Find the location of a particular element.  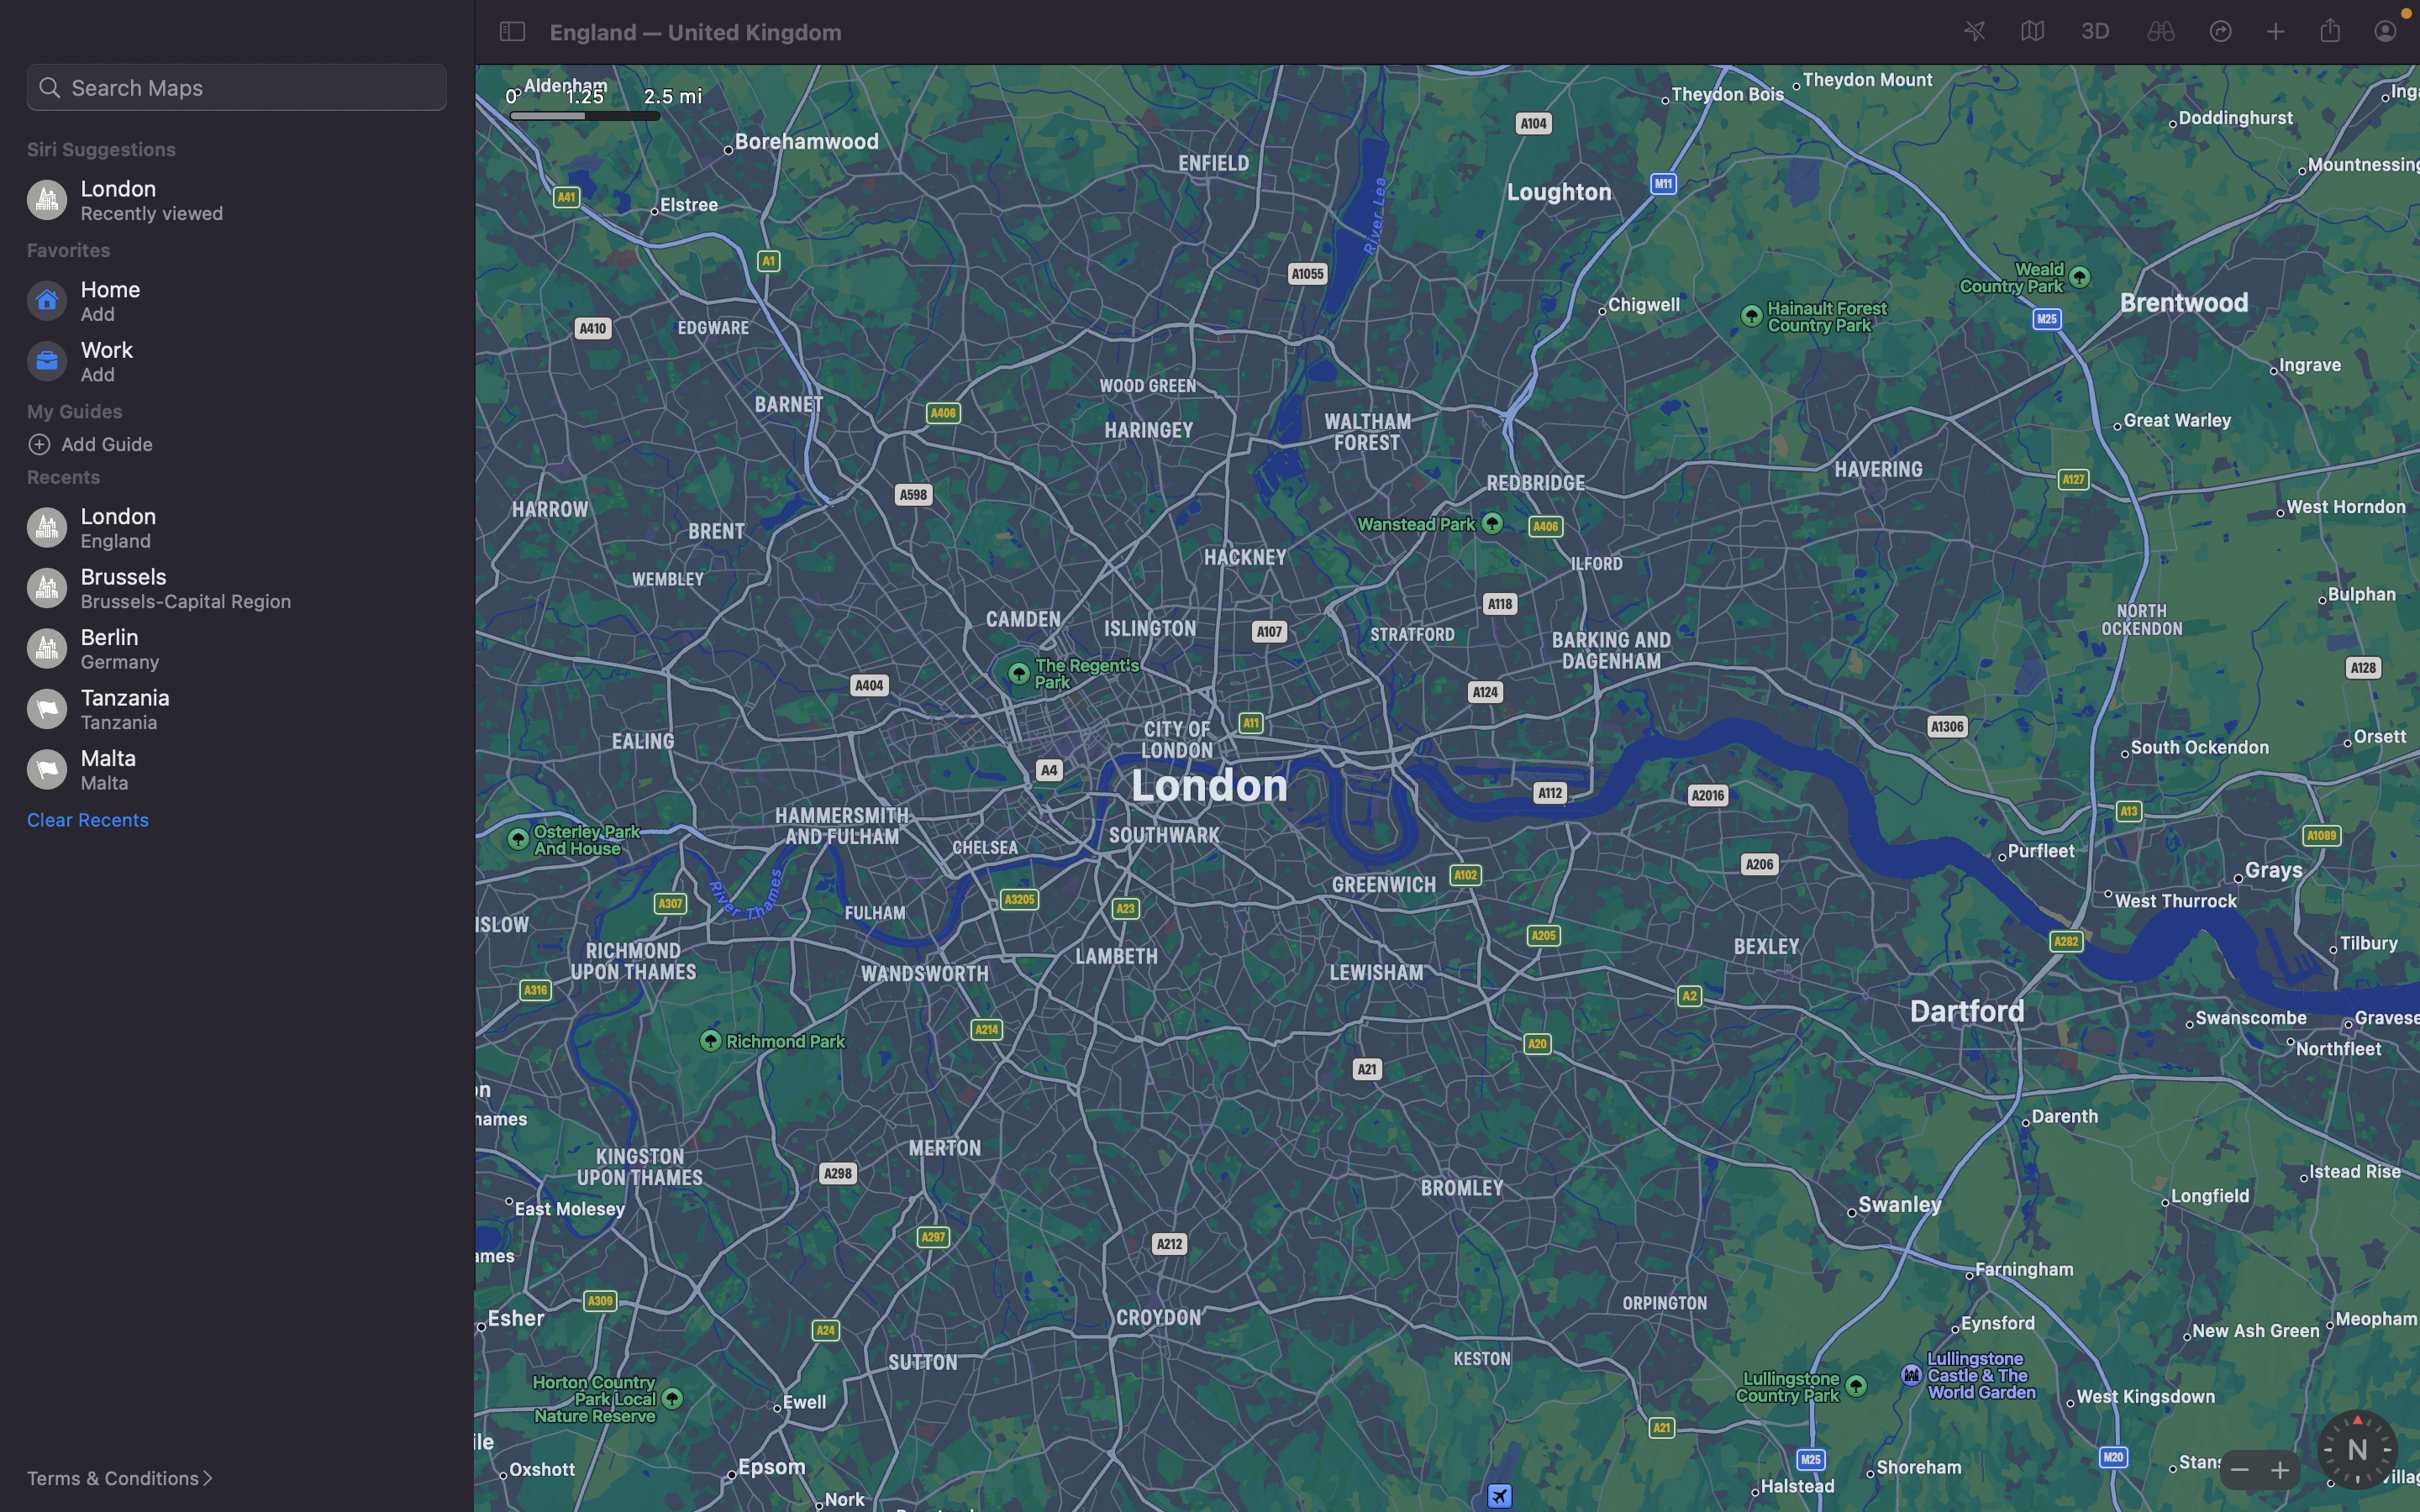

Communicate the current map coordinates is located at coordinates (2333, 28).